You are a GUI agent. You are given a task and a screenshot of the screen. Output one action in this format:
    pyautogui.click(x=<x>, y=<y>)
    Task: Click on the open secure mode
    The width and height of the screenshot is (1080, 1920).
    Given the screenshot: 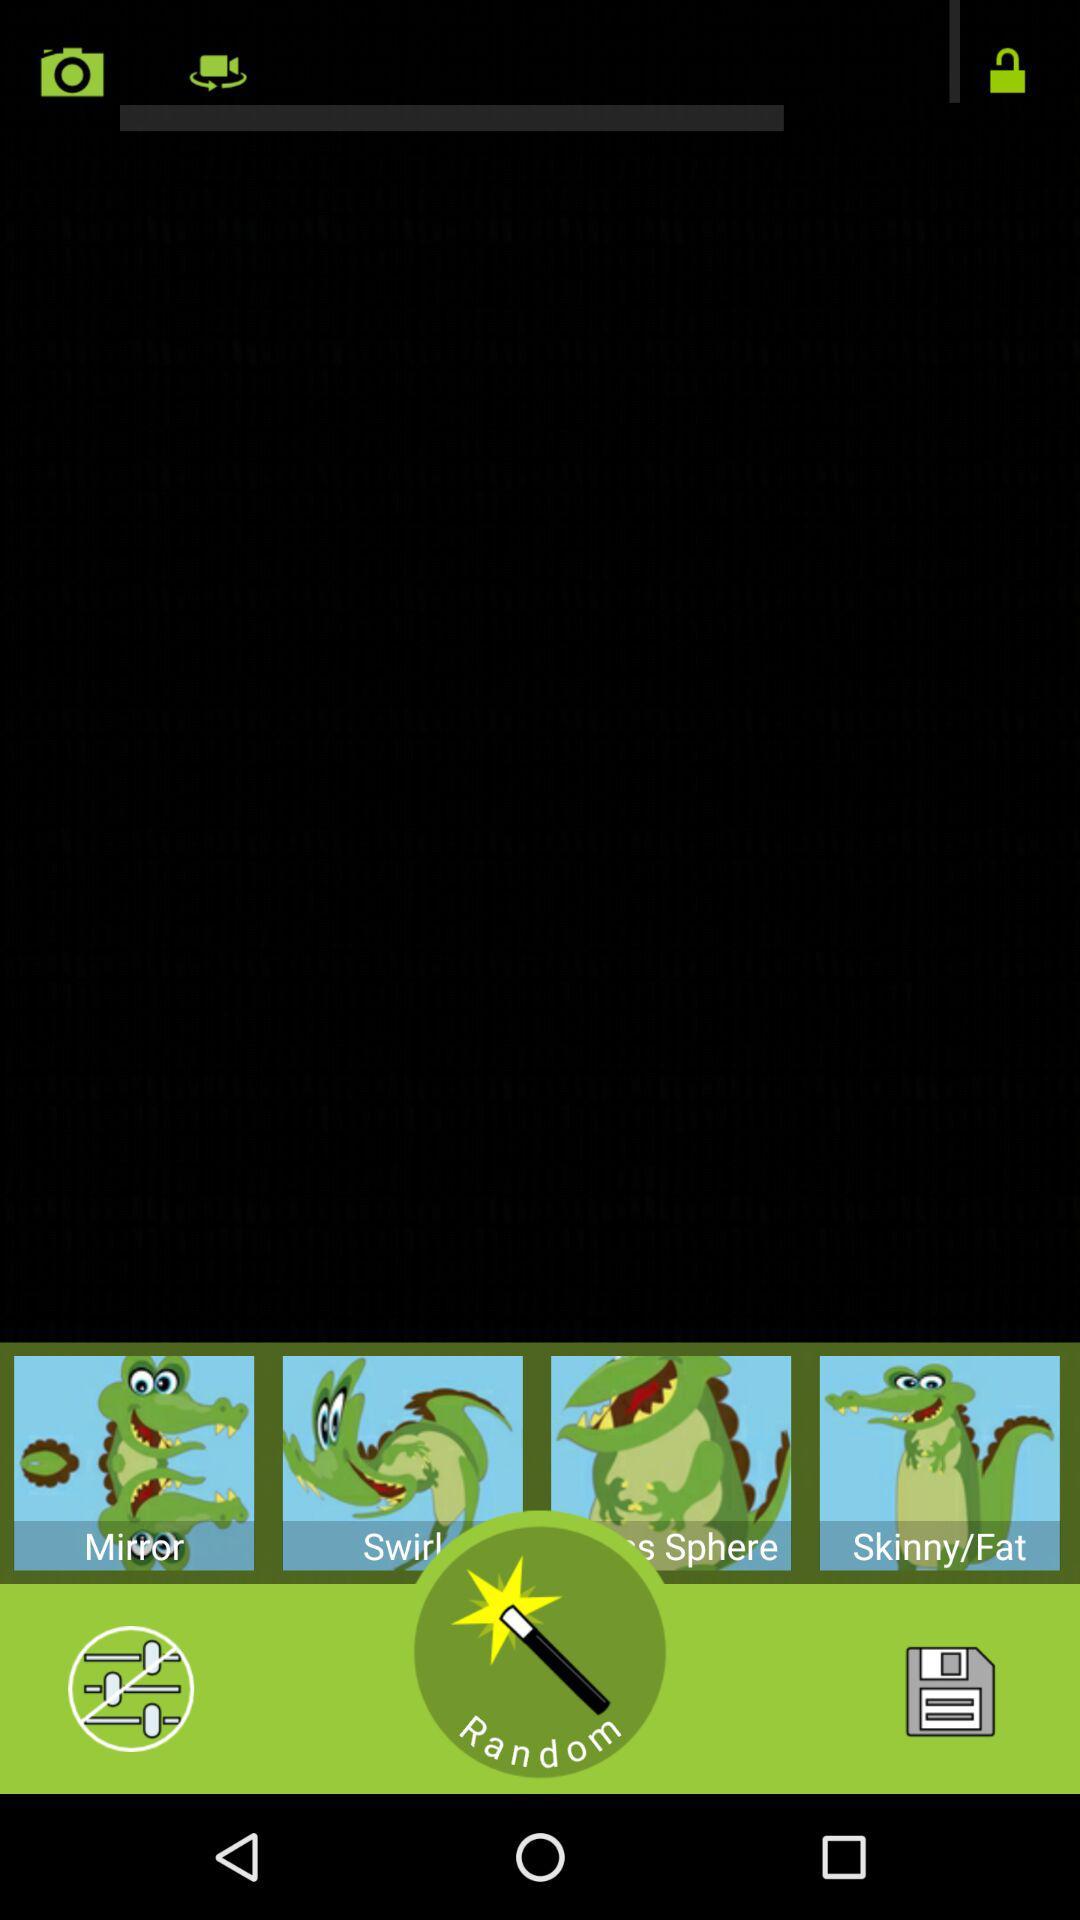 What is the action you would take?
    pyautogui.click(x=1007, y=72)
    